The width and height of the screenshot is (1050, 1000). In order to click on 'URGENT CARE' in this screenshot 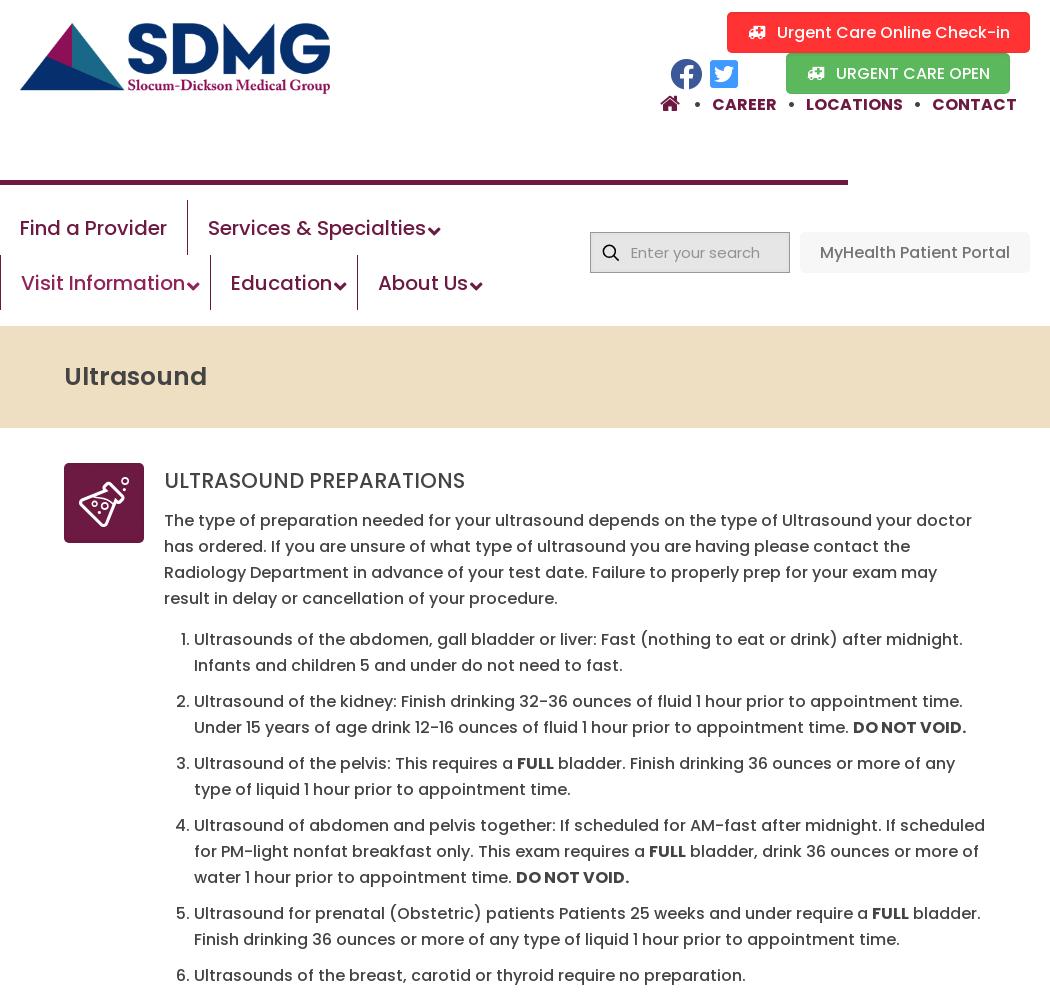, I will do `click(888, 72)`.